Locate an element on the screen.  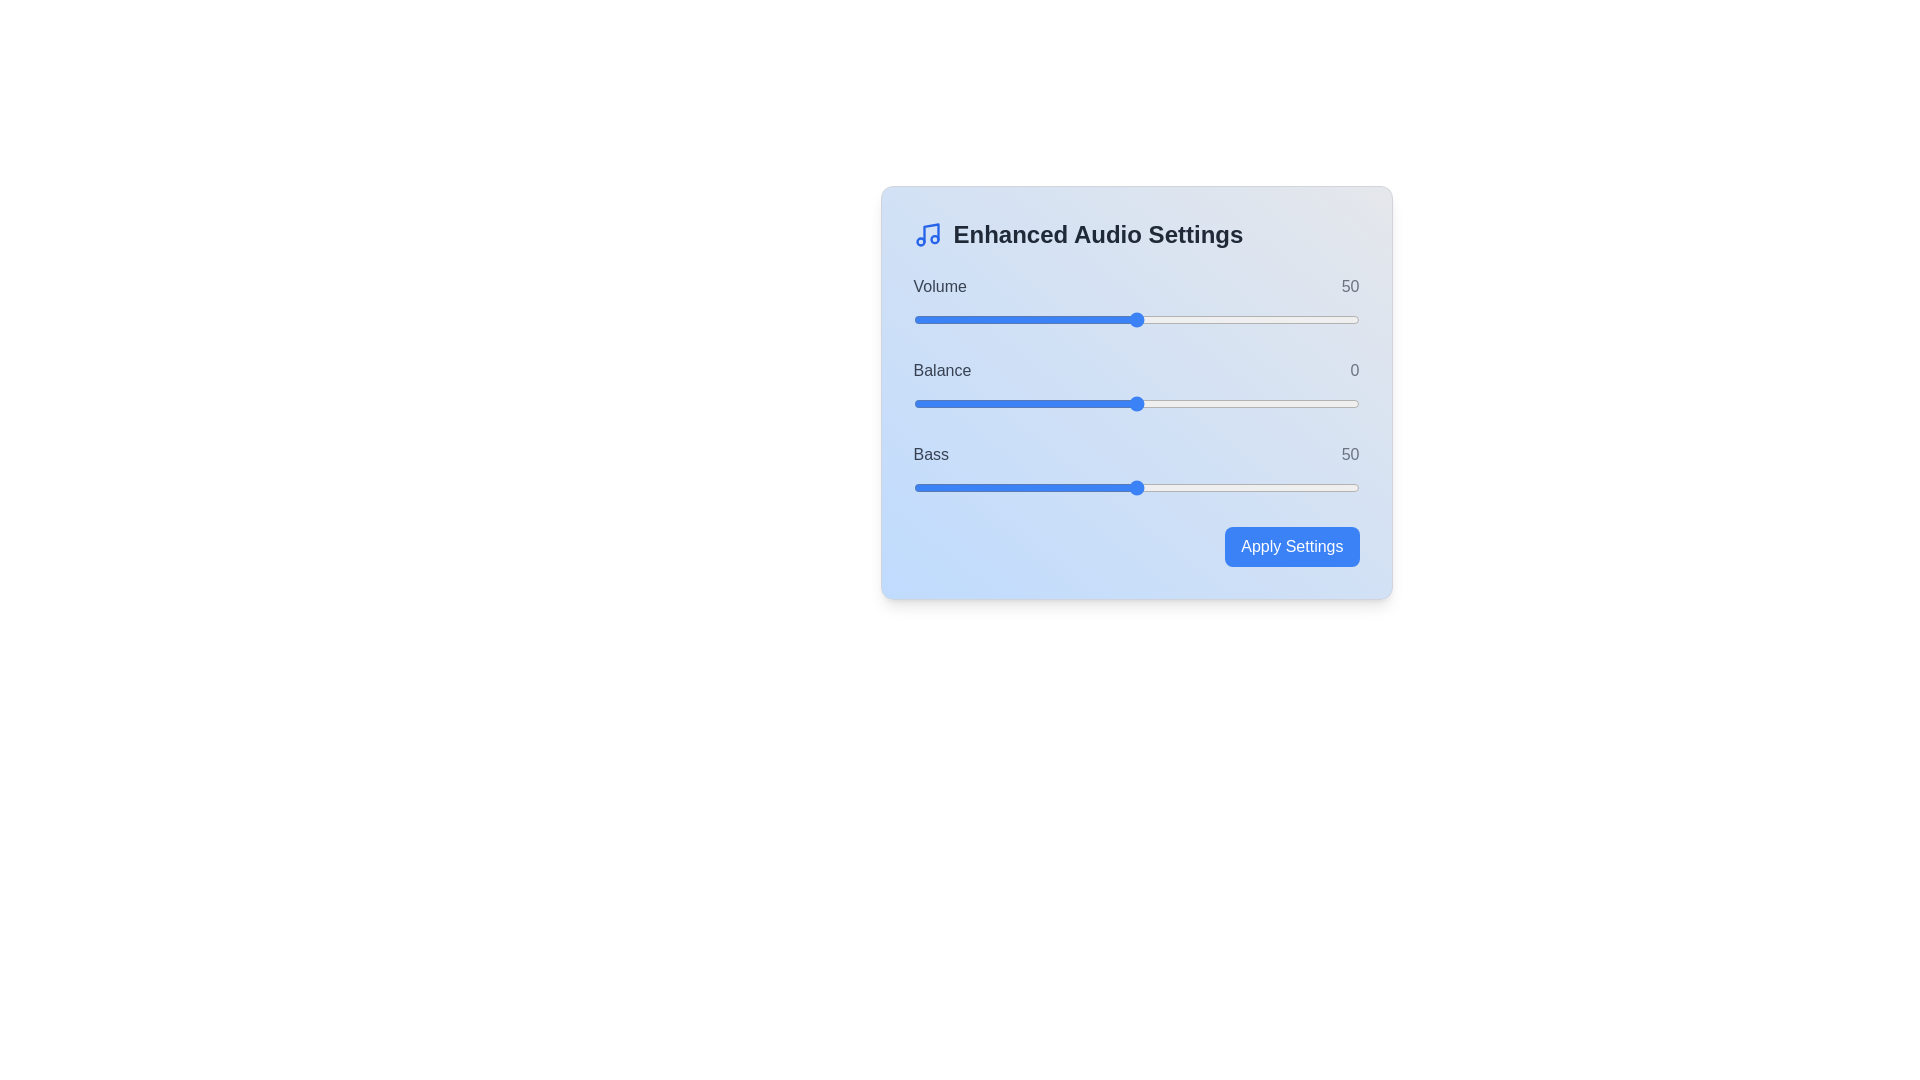
the volume slider to 58 percent is located at coordinates (1172, 319).